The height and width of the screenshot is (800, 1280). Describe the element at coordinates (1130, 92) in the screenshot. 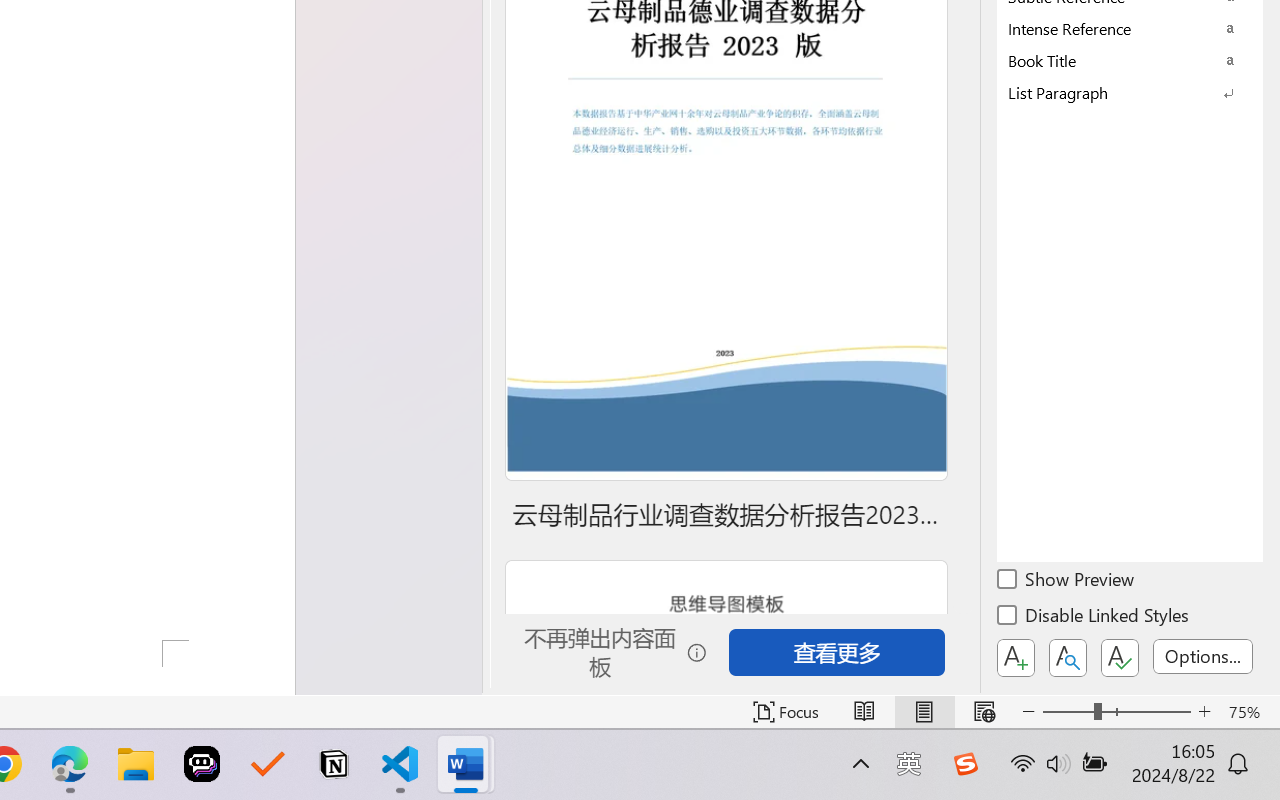

I see `'List Paragraph'` at that location.